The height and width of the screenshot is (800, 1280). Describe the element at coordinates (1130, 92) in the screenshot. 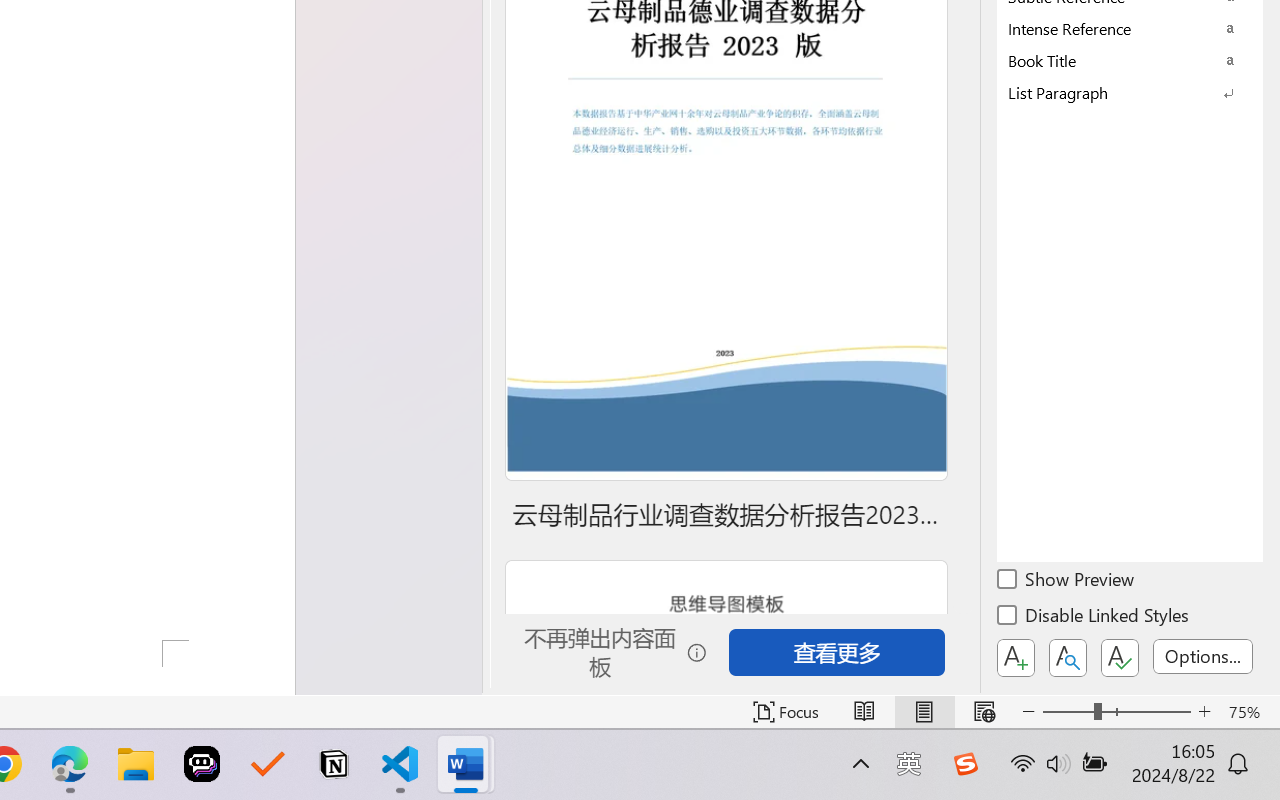

I see `'List Paragraph'` at that location.